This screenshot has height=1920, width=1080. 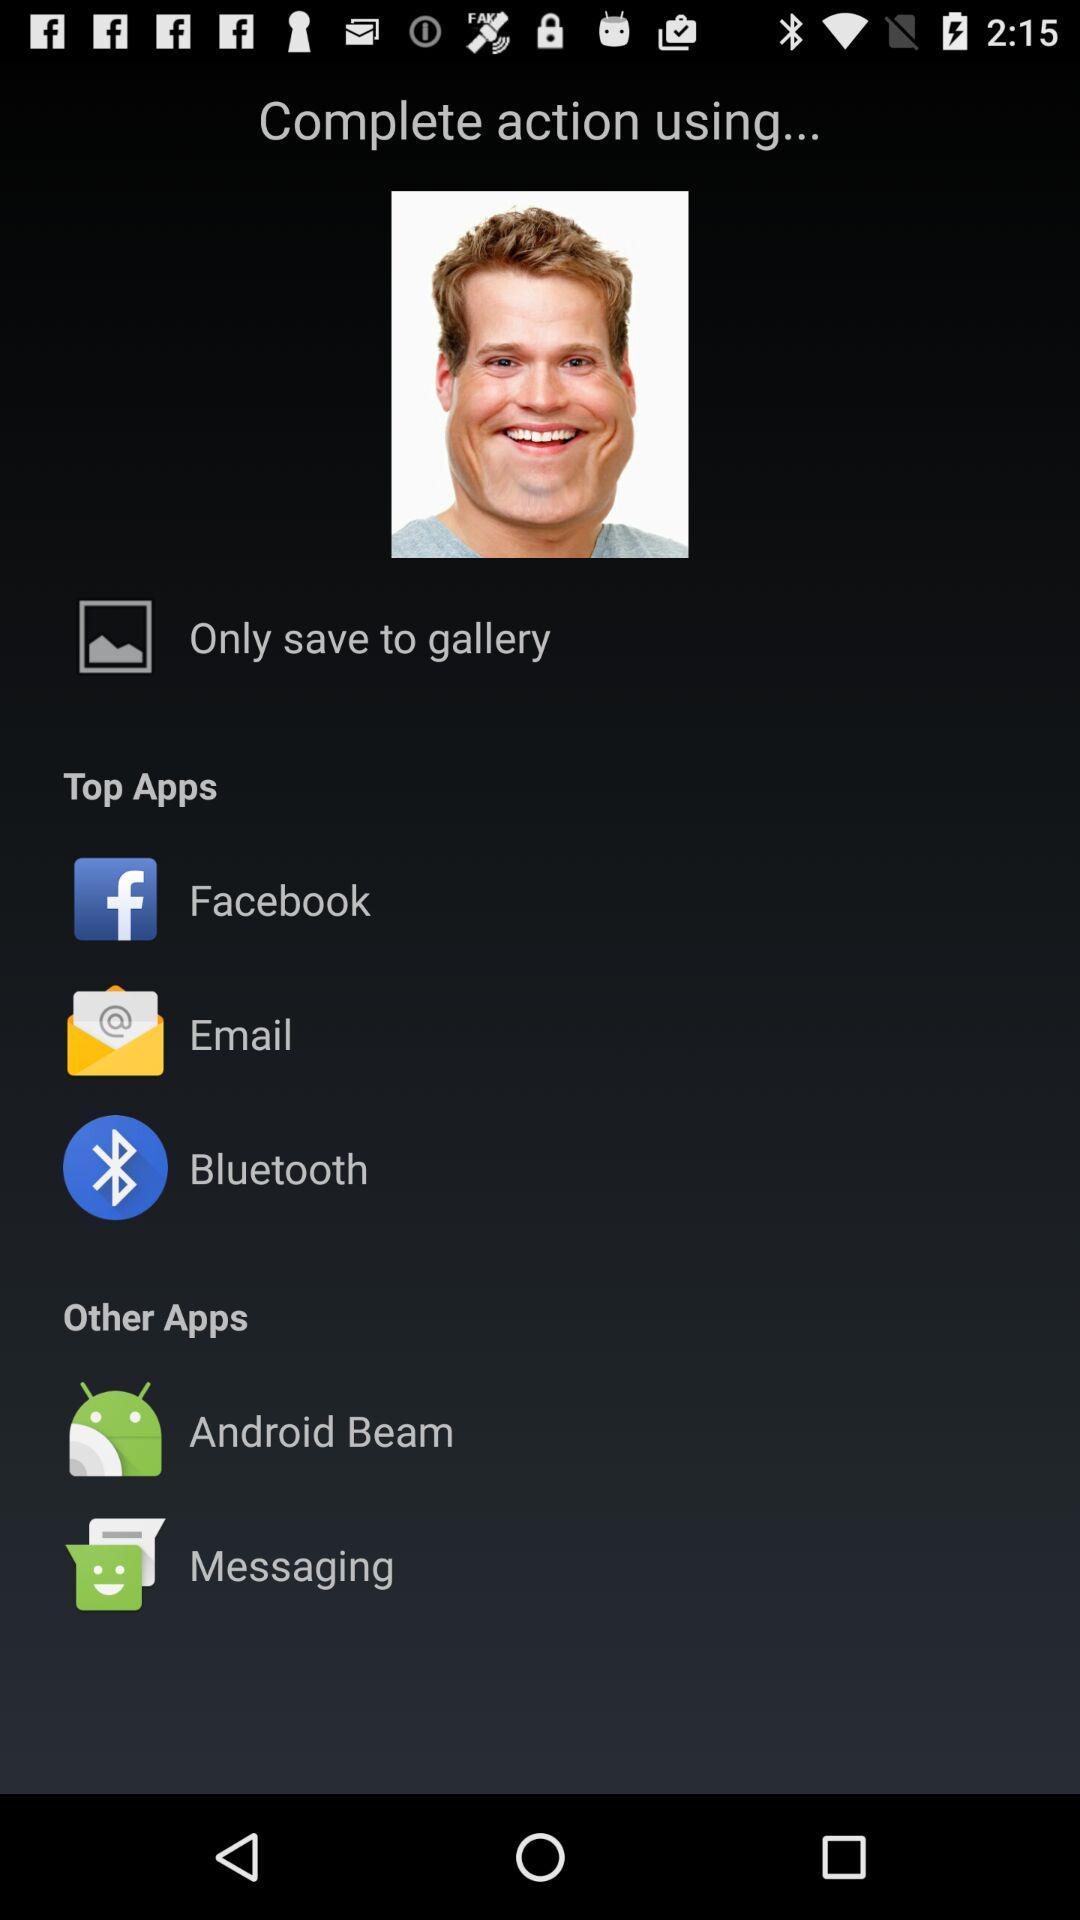 What do you see at coordinates (278, 1167) in the screenshot?
I see `bluetooth icon` at bounding box center [278, 1167].